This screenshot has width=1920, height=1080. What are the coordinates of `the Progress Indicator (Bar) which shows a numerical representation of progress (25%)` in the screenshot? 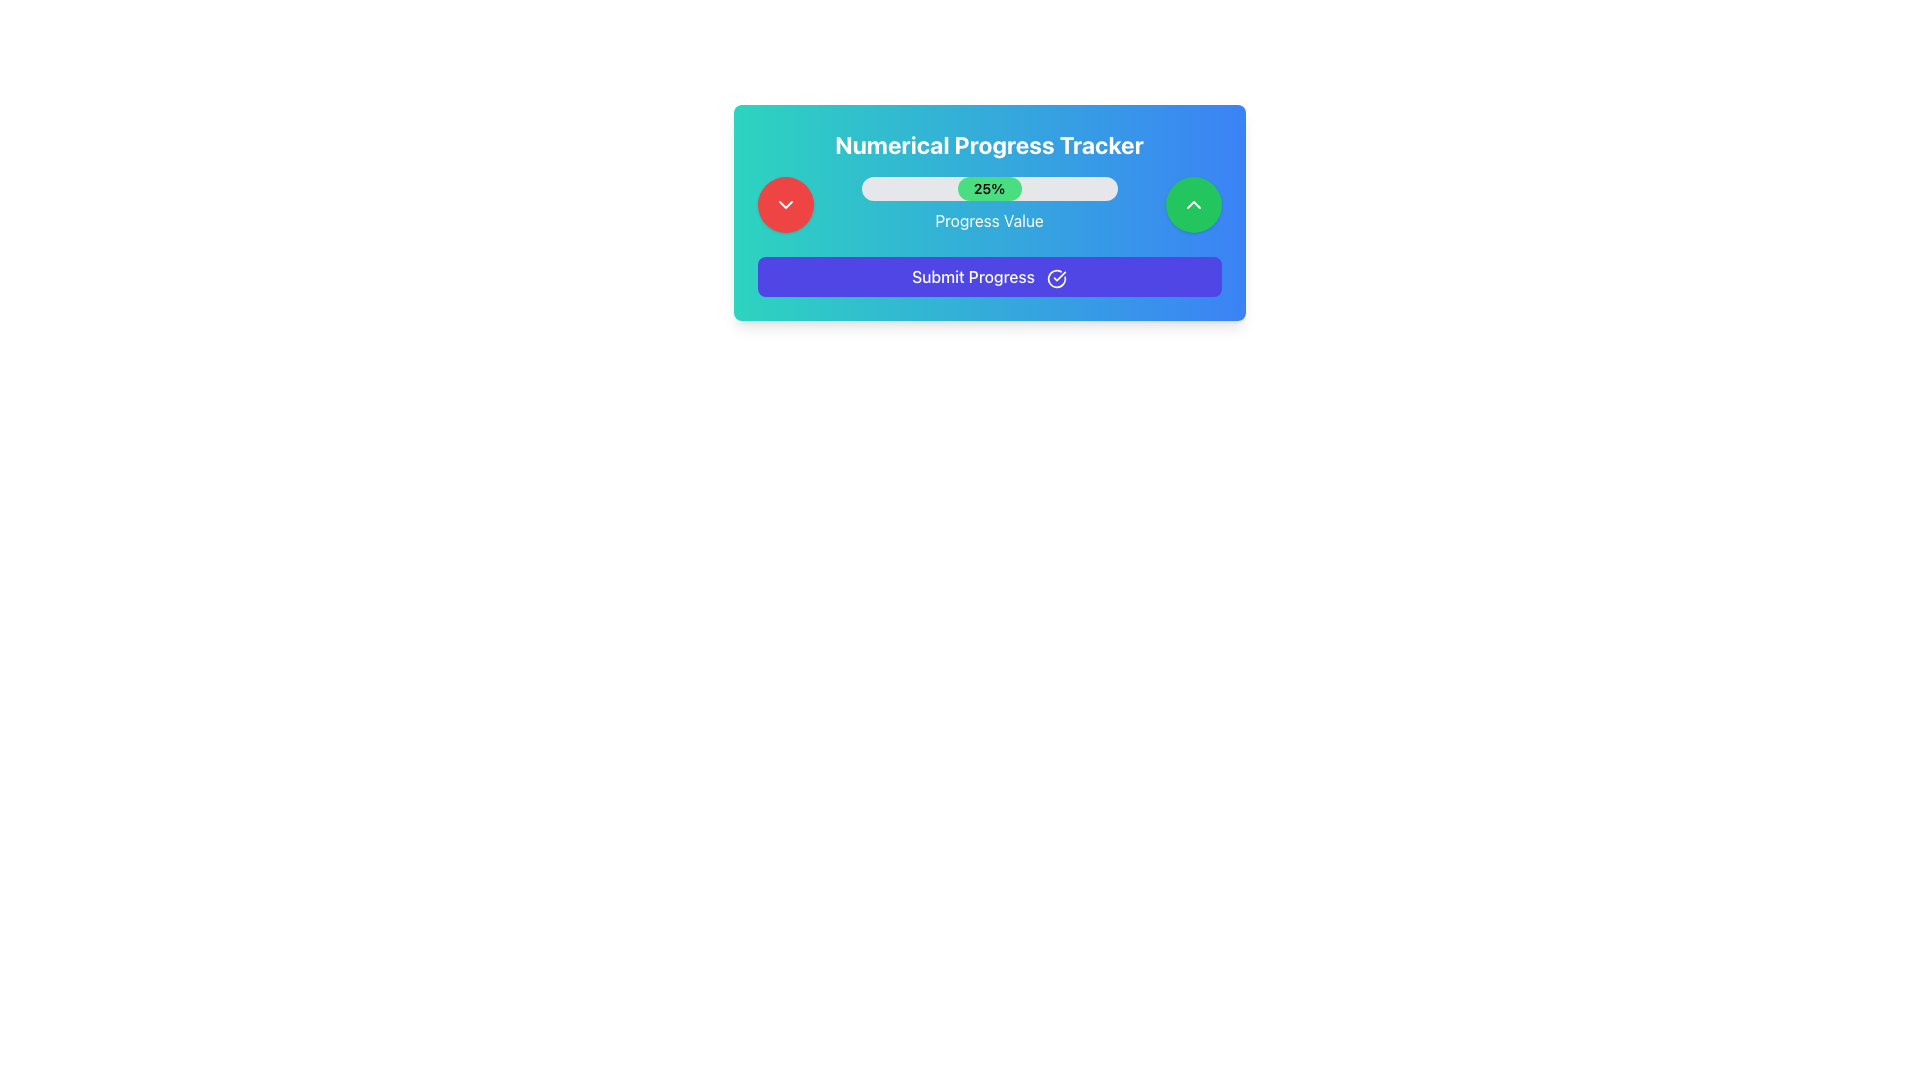 It's located at (989, 212).